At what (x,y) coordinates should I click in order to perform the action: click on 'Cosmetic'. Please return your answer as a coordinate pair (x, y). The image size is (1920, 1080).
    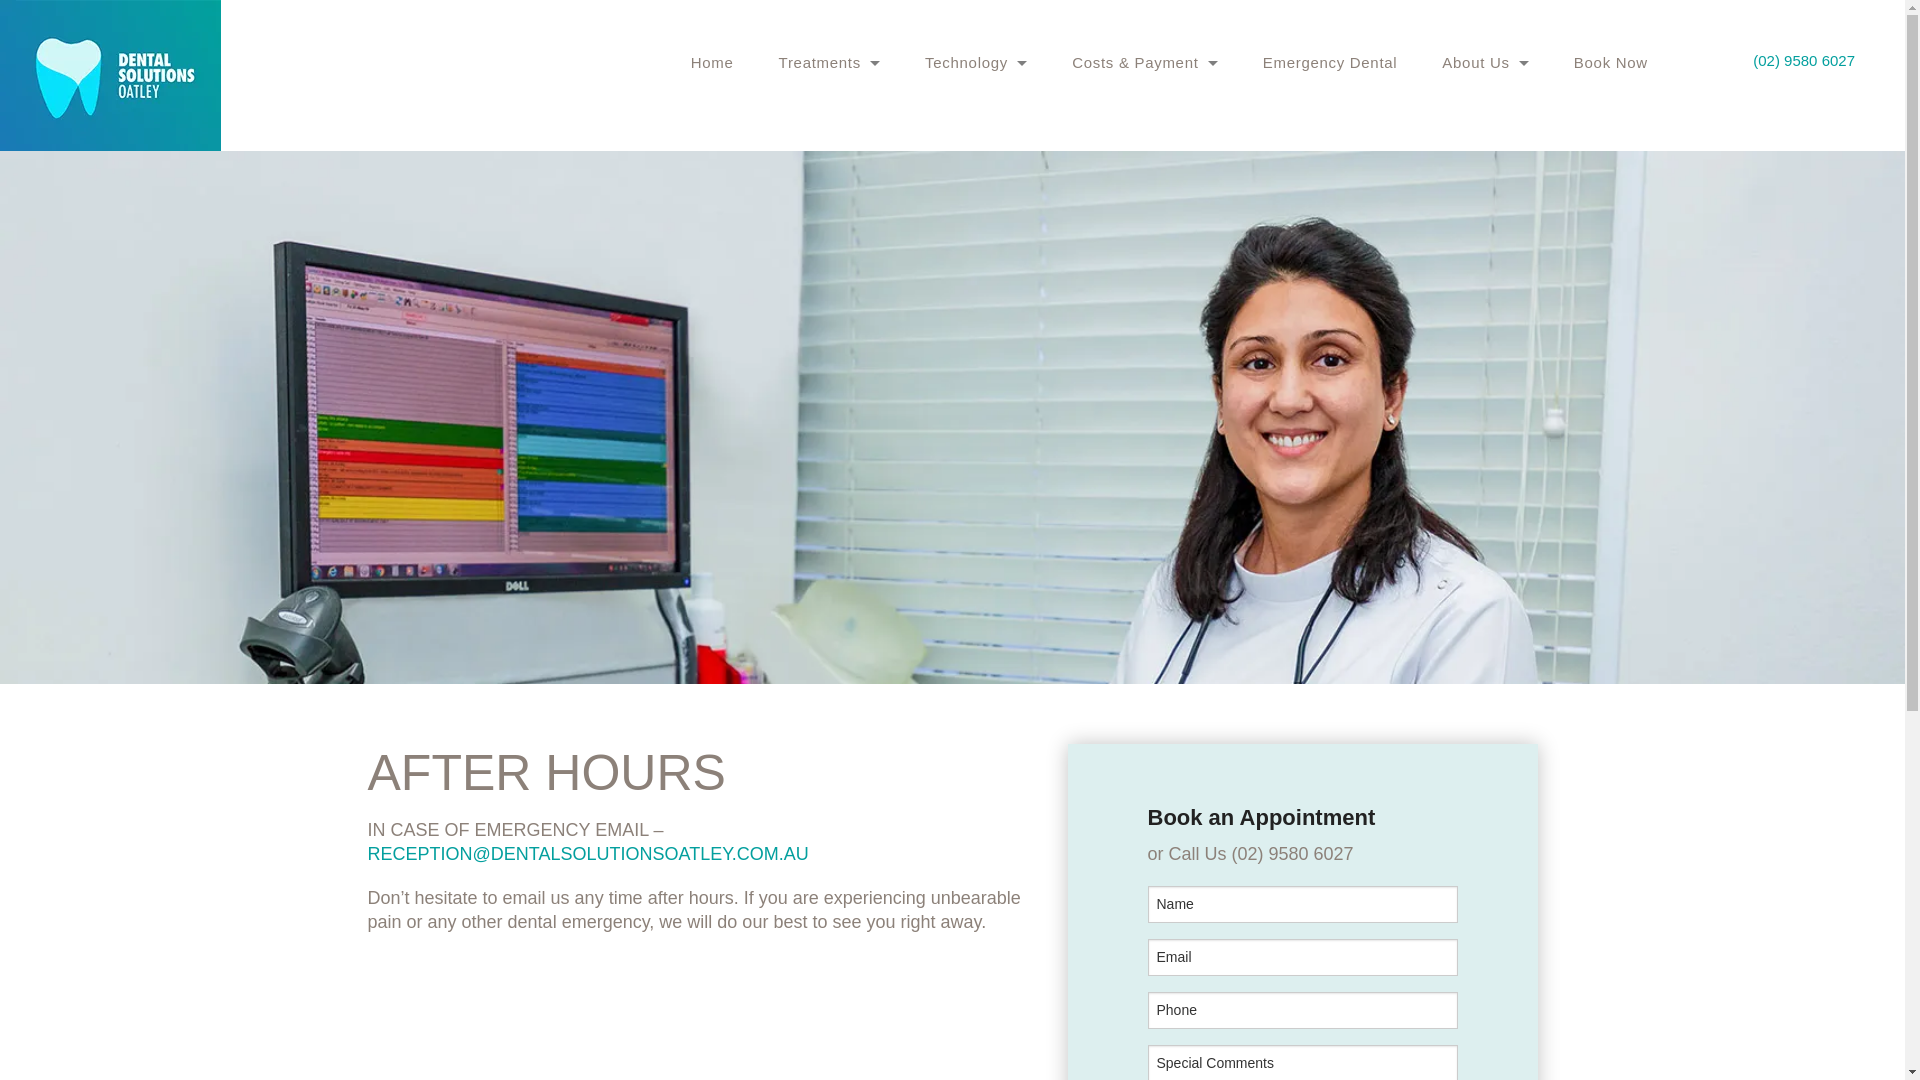
    Looking at the image, I should click on (777, 157).